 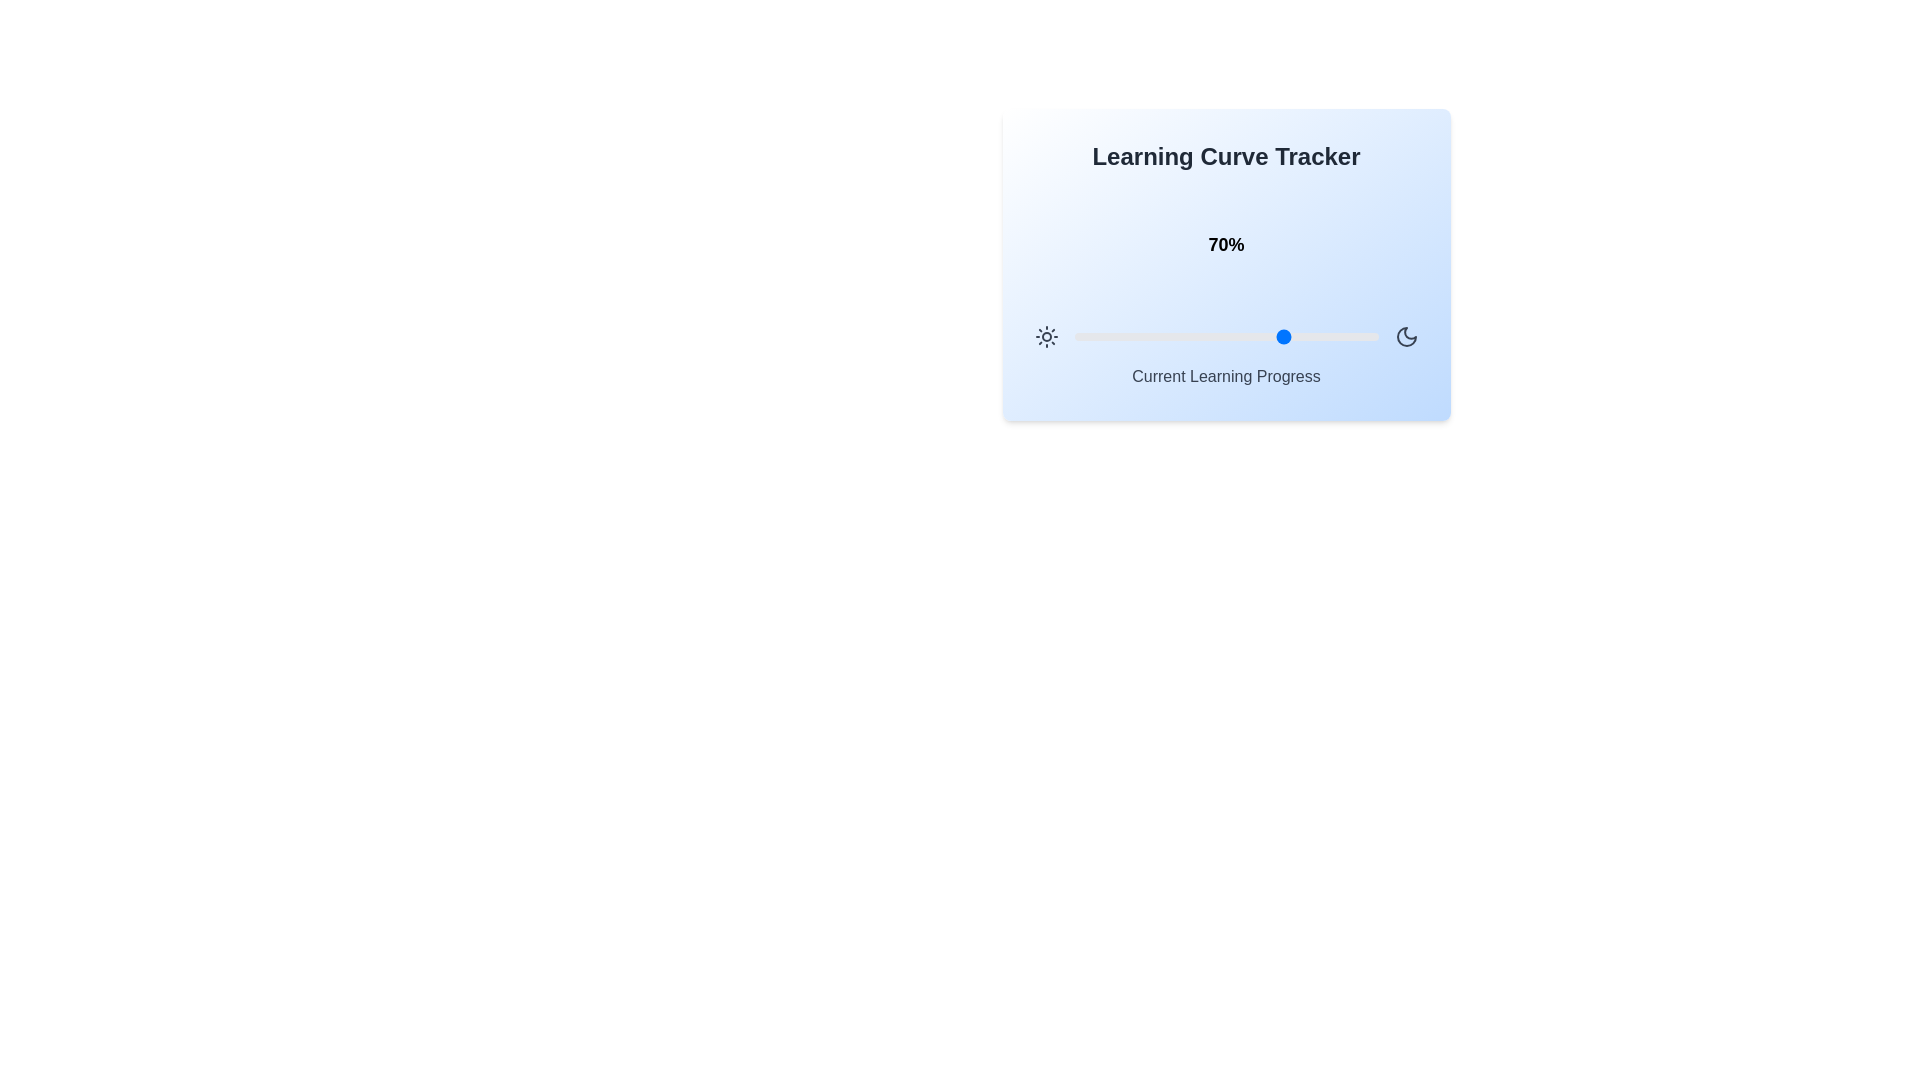 What do you see at coordinates (1311, 335) in the screenshot?
I see `the slider to set the progress value to 78%` at bounding box center [1311, 335].